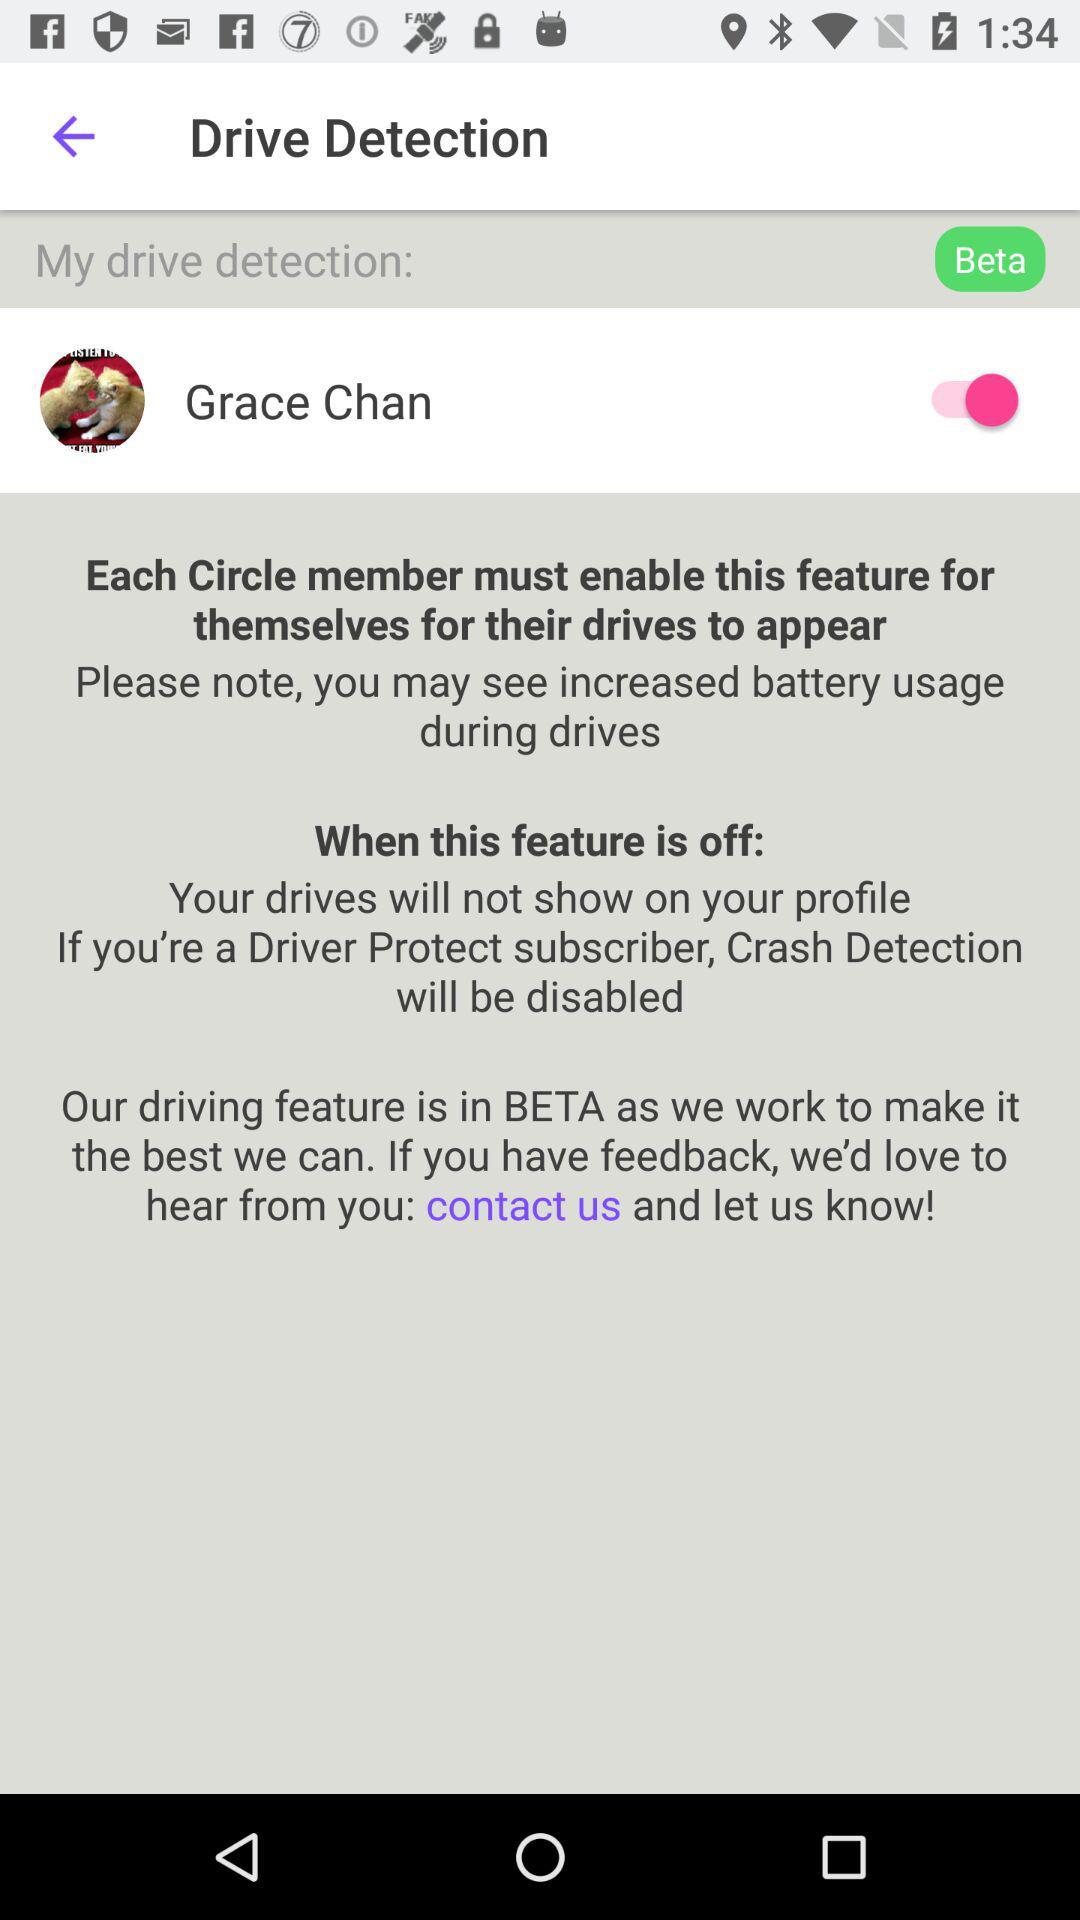 The image size is (1080, 1920). I want to click on the icon next to the drive detection icon, so click(72, 135).